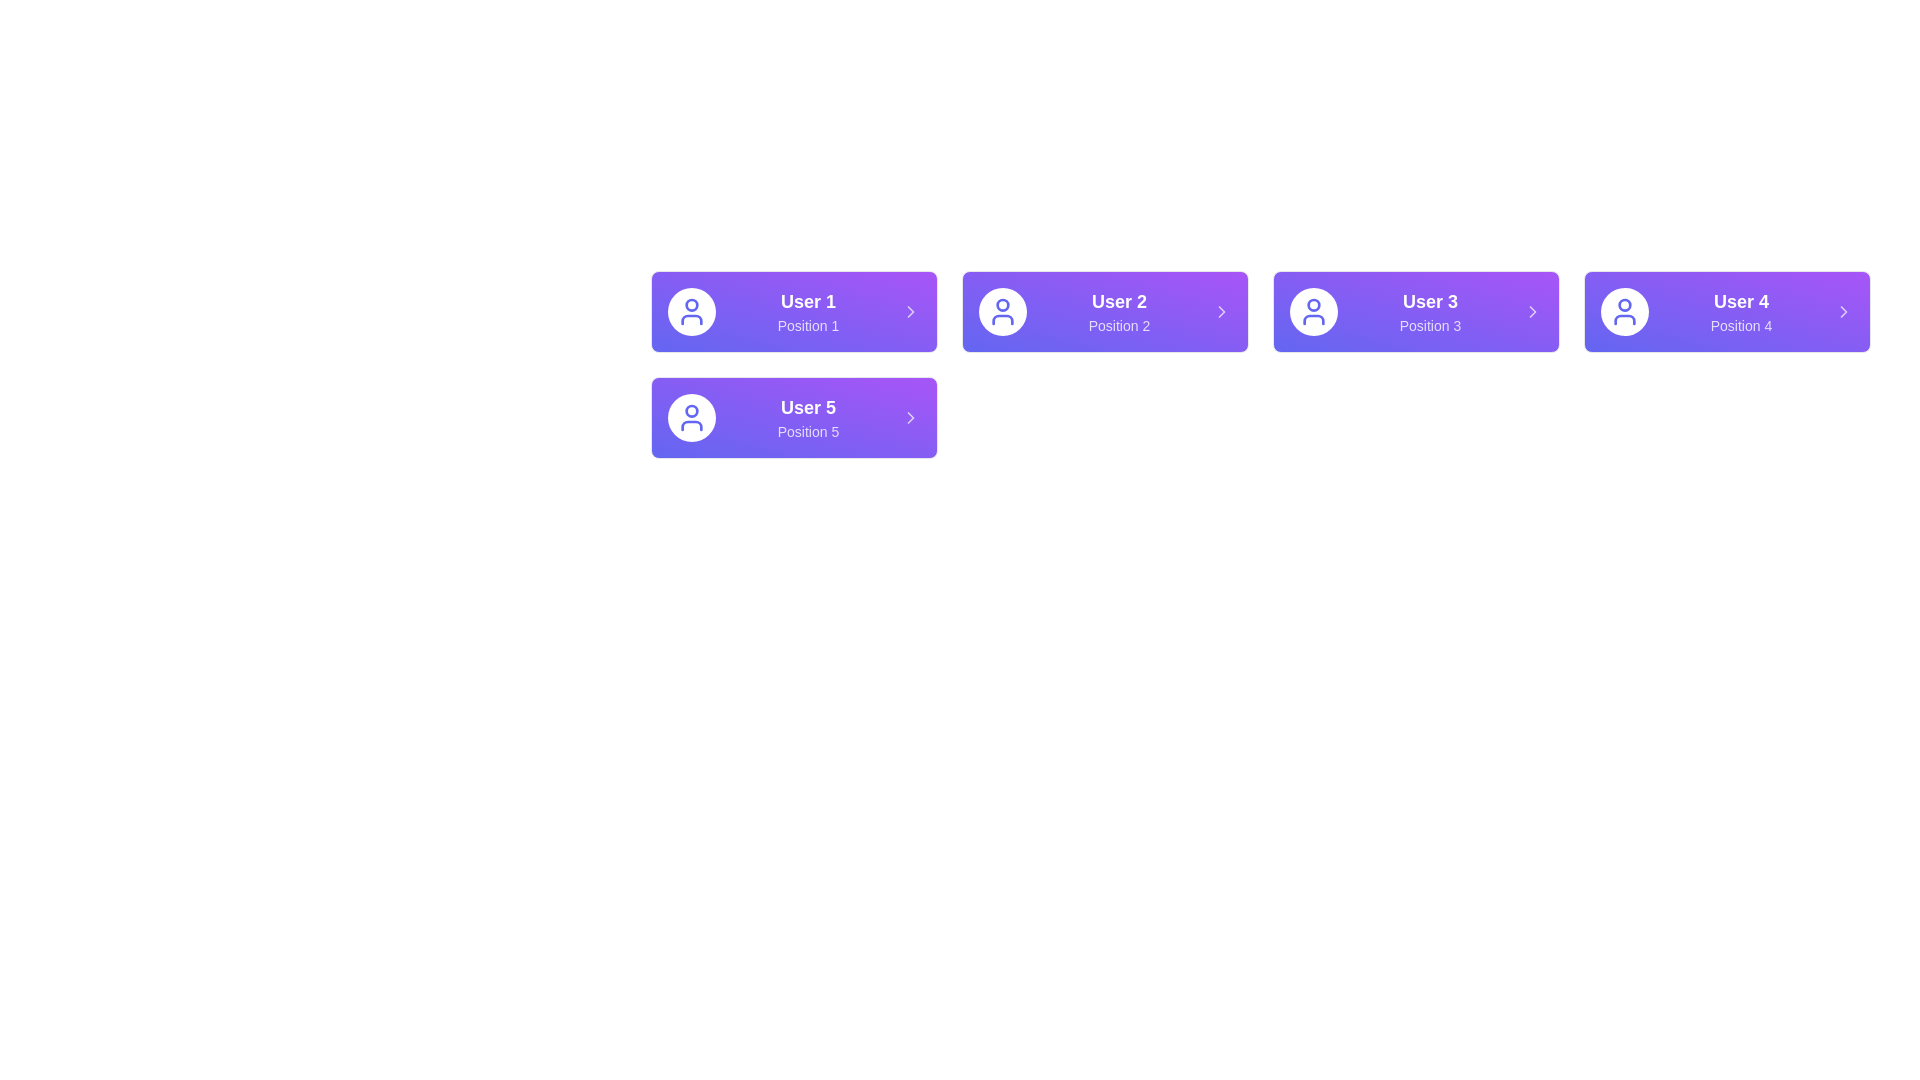  I want to click on text label displaying the positional ranking or identifying number associated with the user within the 'User 4' card, so click(1740, 325).